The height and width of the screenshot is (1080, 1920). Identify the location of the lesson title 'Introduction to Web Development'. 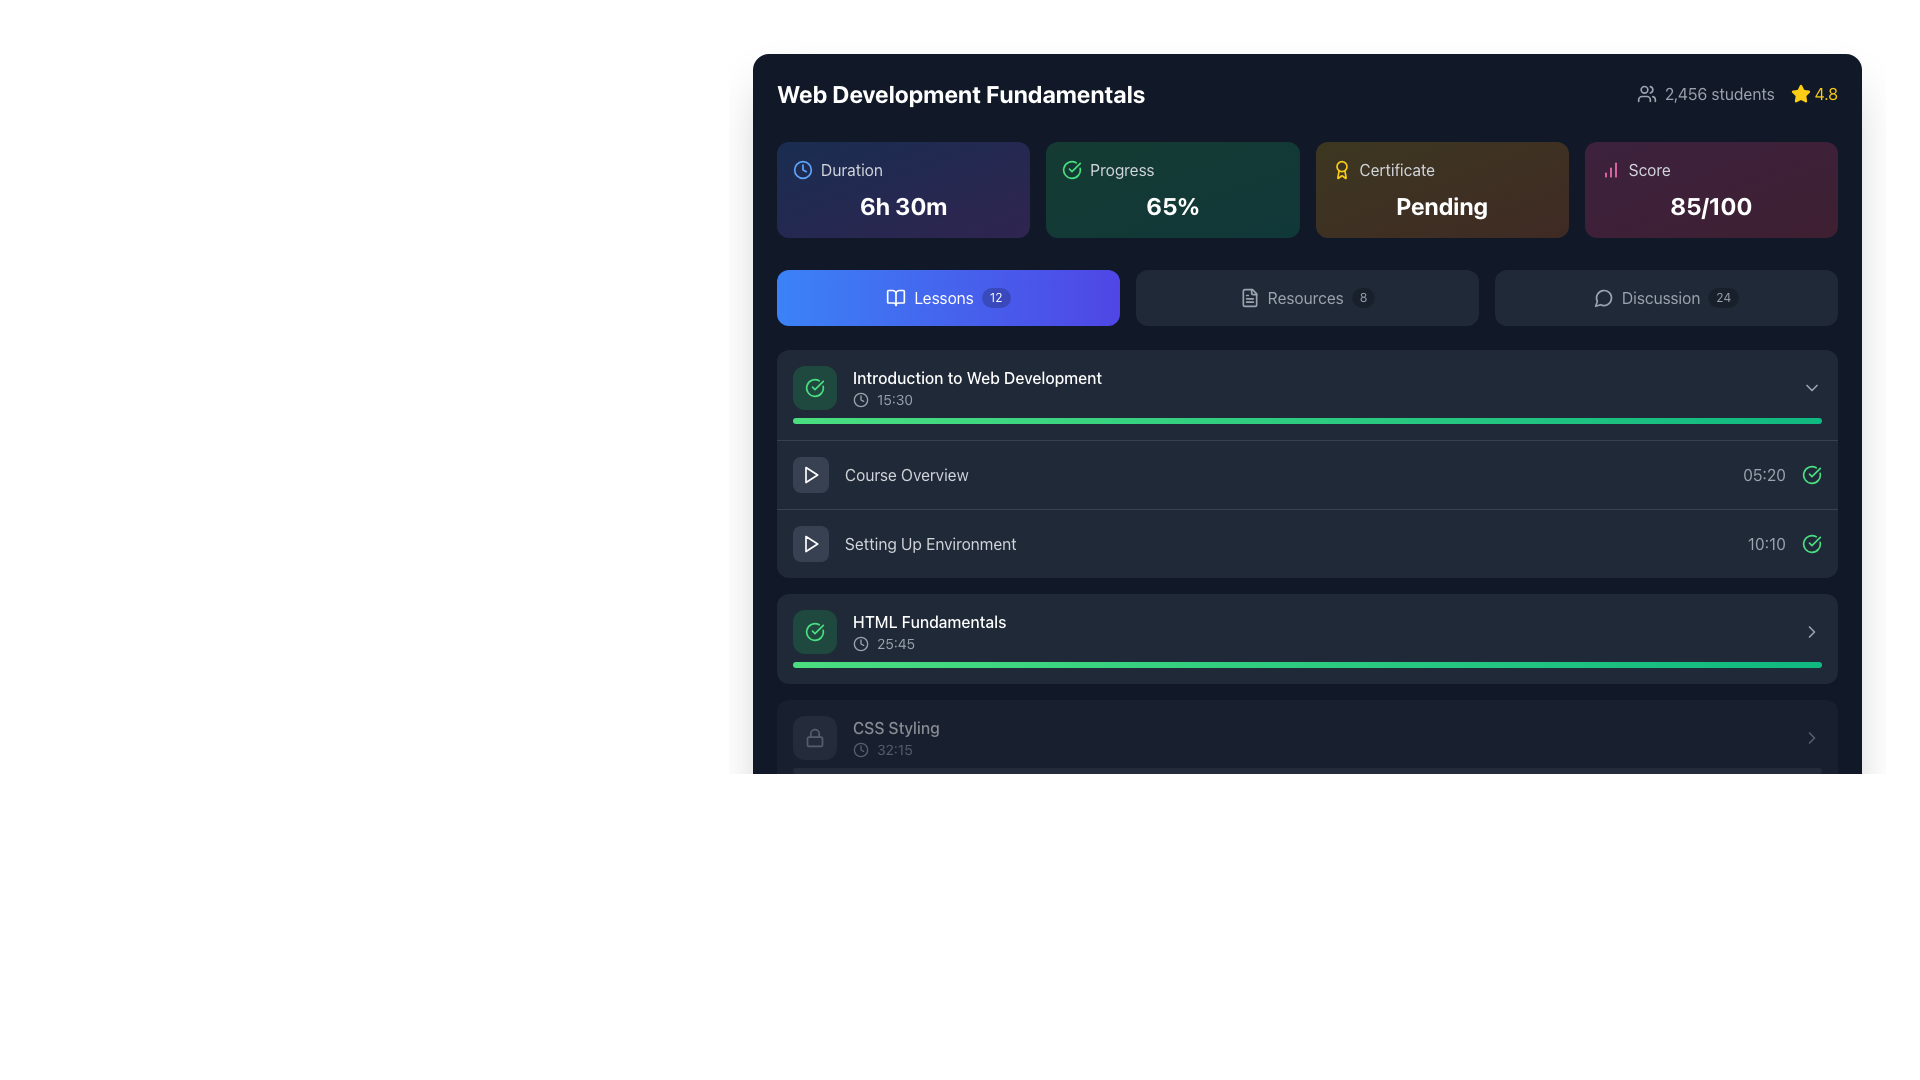
(946, 388).